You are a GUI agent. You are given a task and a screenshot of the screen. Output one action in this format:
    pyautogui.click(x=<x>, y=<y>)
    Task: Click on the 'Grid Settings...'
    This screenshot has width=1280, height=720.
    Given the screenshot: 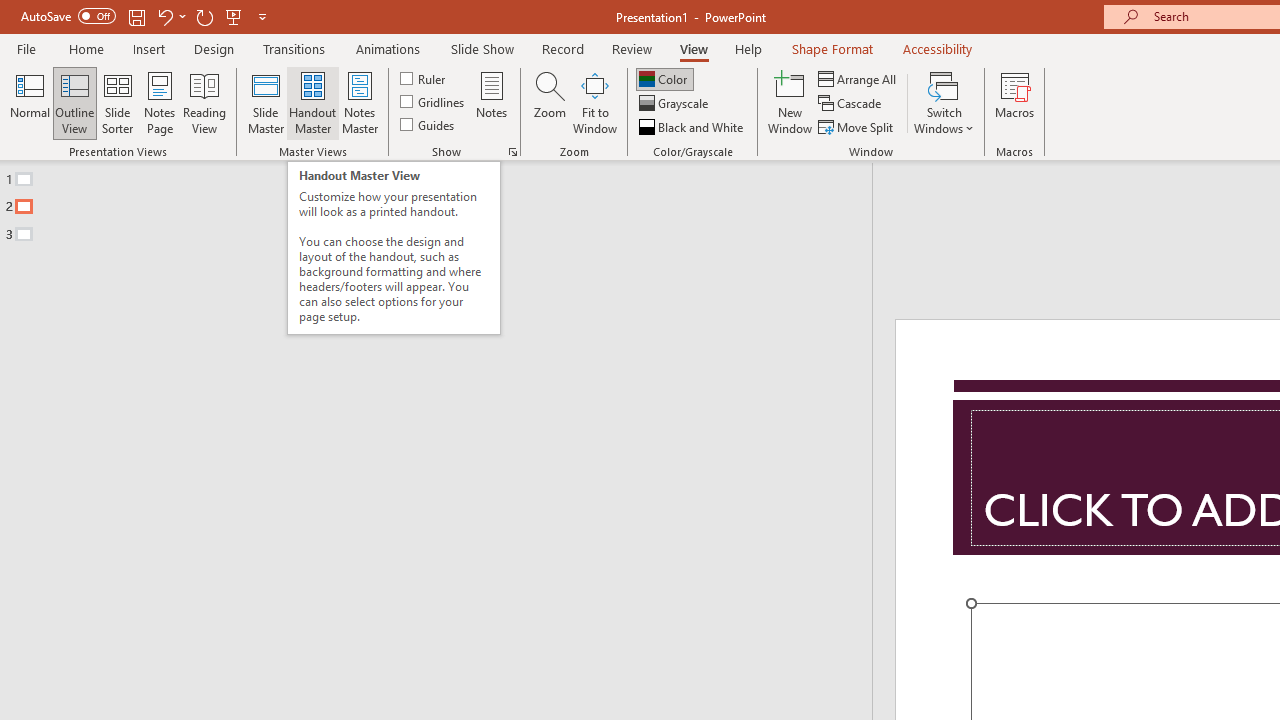 What is the action you would take?
    pyautogui.click(x=513, y=150)
    